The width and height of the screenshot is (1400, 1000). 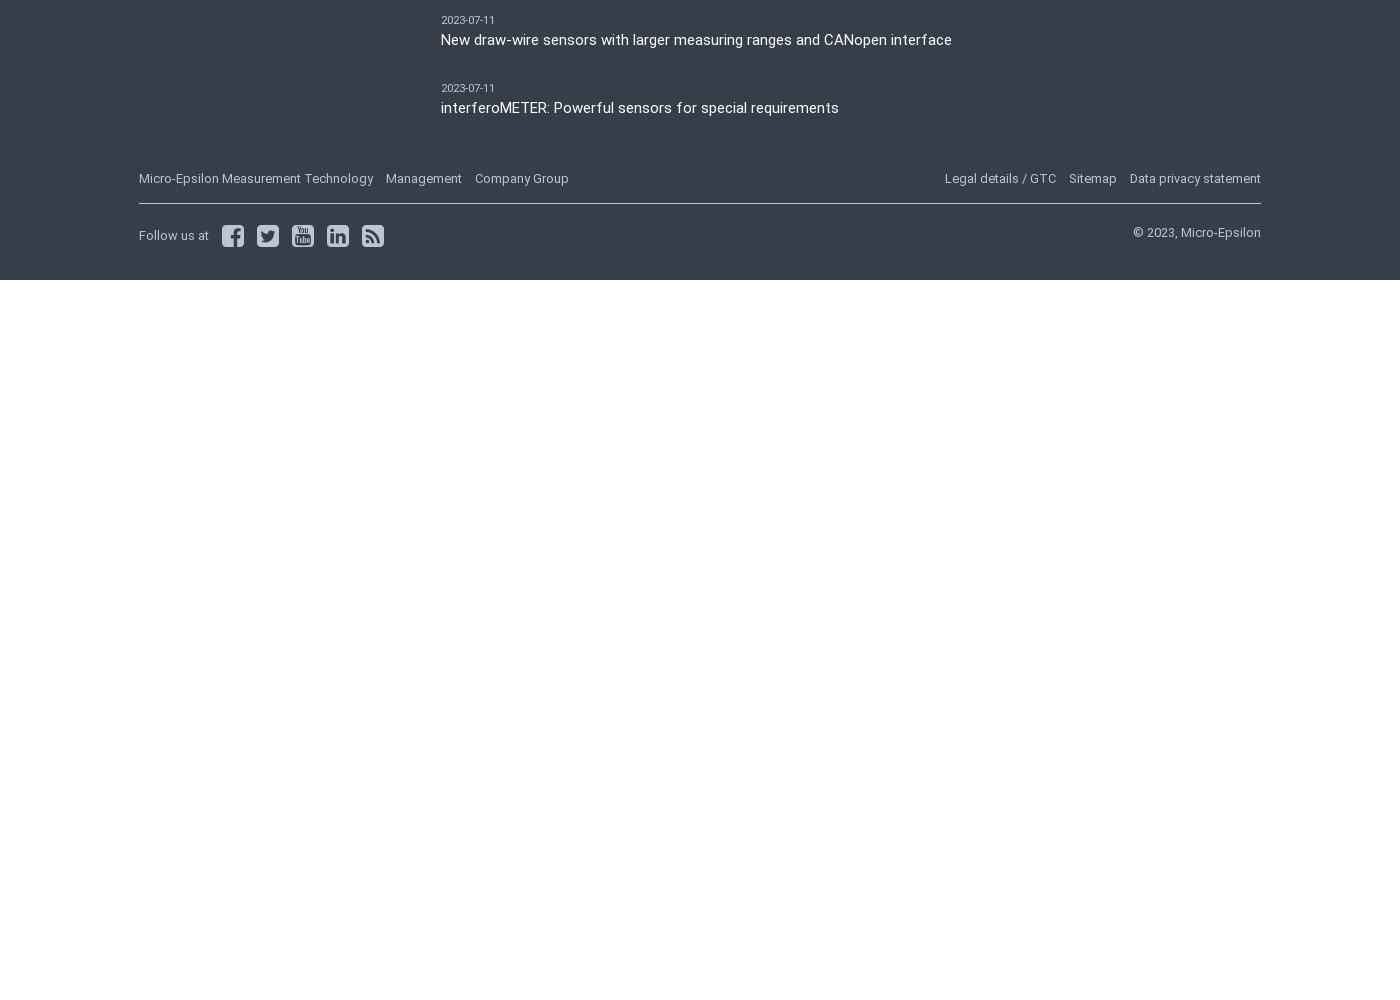 What do you see at coordinates (174, 233) in the screenshot?
I see `'Follow us at'` at bounding box center [174, 233].